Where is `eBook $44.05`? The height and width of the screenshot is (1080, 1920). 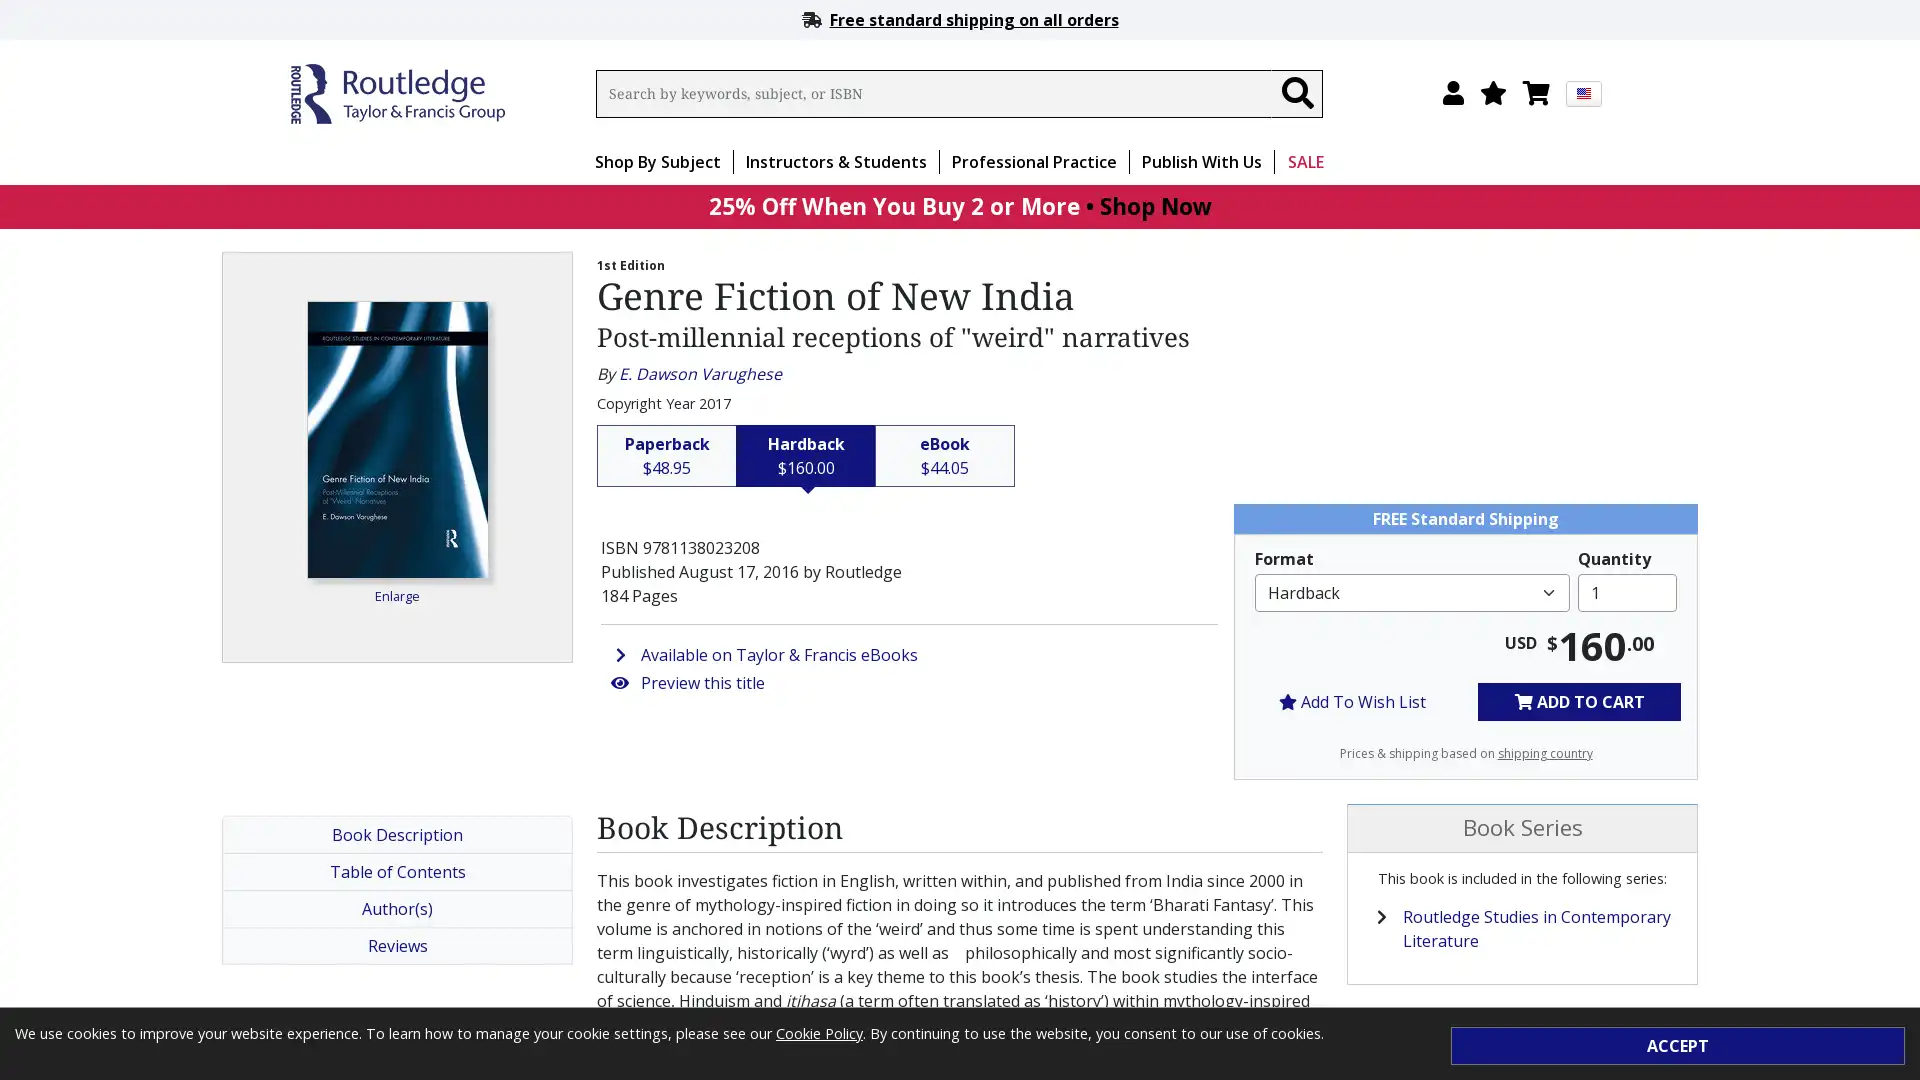 eBook $44.05 is located at coordinates (944, 455).